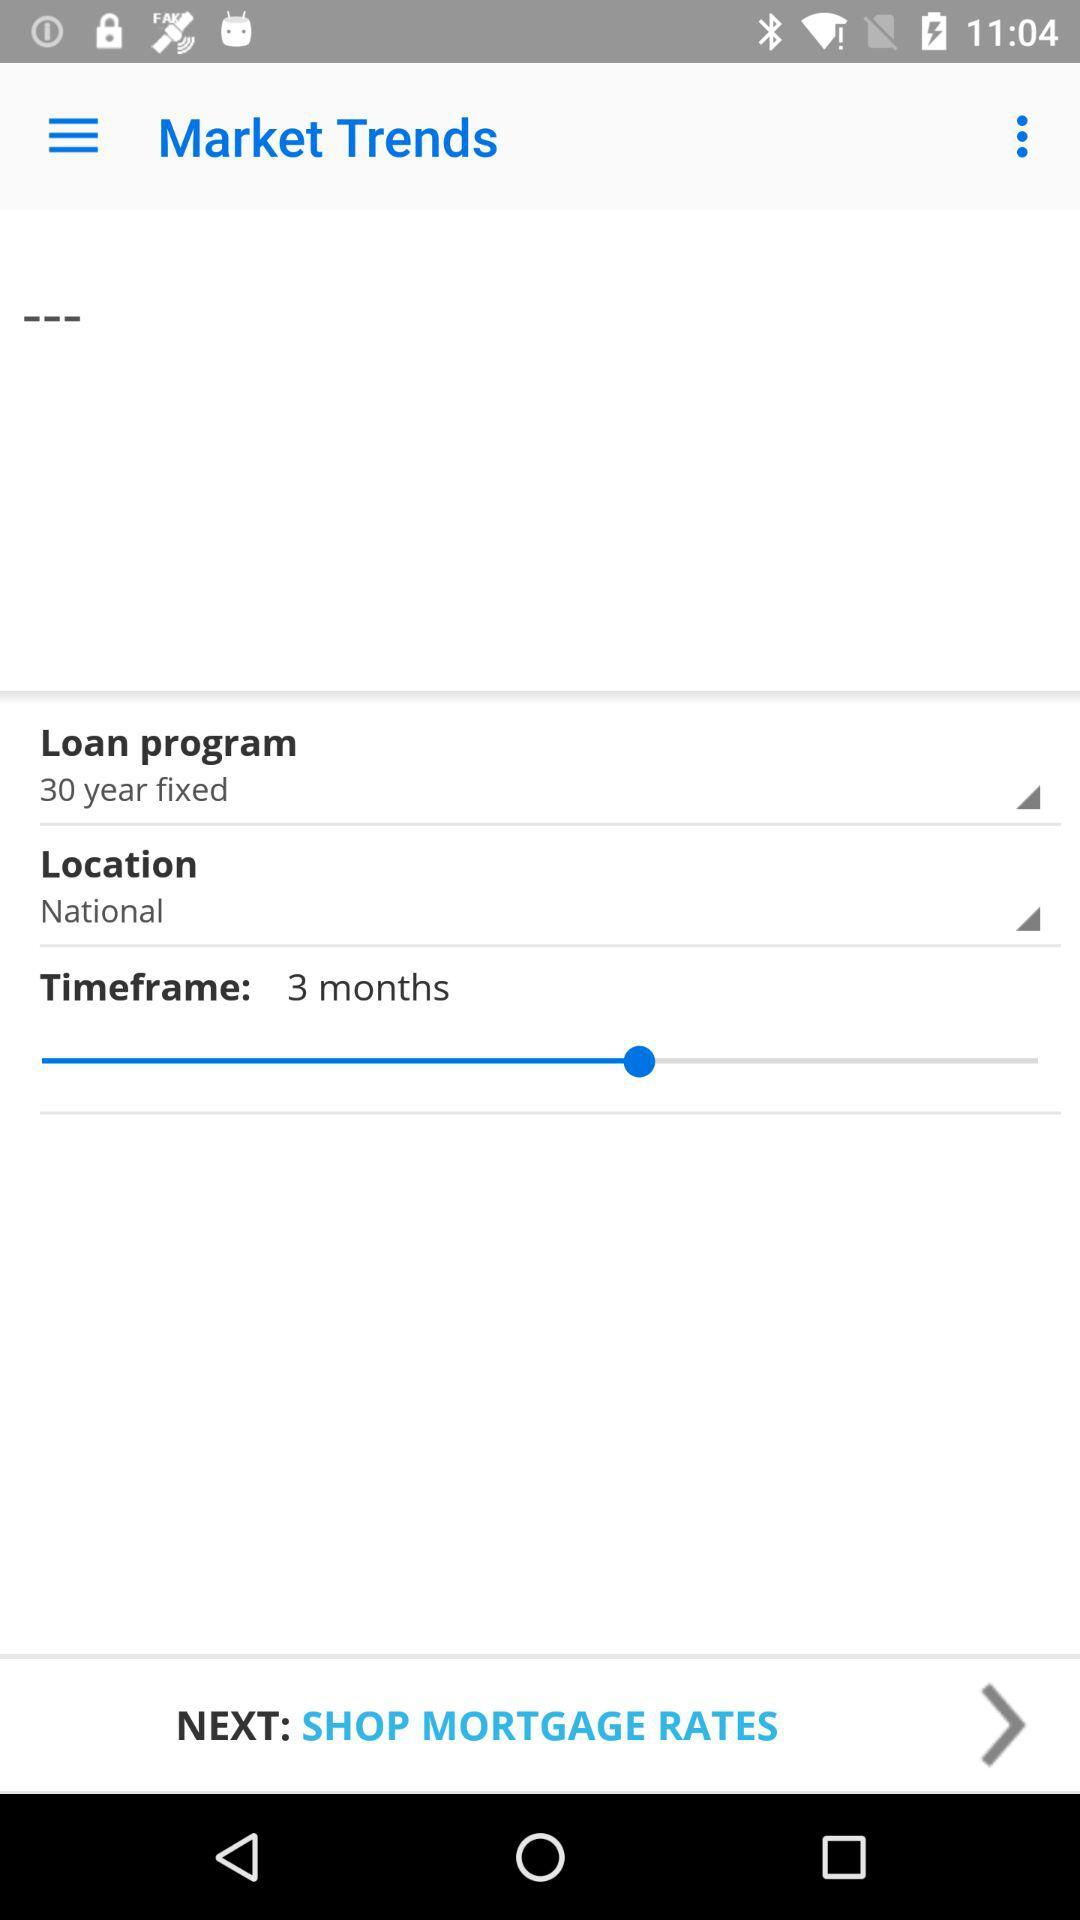 This screenshot has width=1080, height=1920. Describe the element at coordinates (540, 1723) in the screenshot. I see `the next shop mortgage icon` at that location.